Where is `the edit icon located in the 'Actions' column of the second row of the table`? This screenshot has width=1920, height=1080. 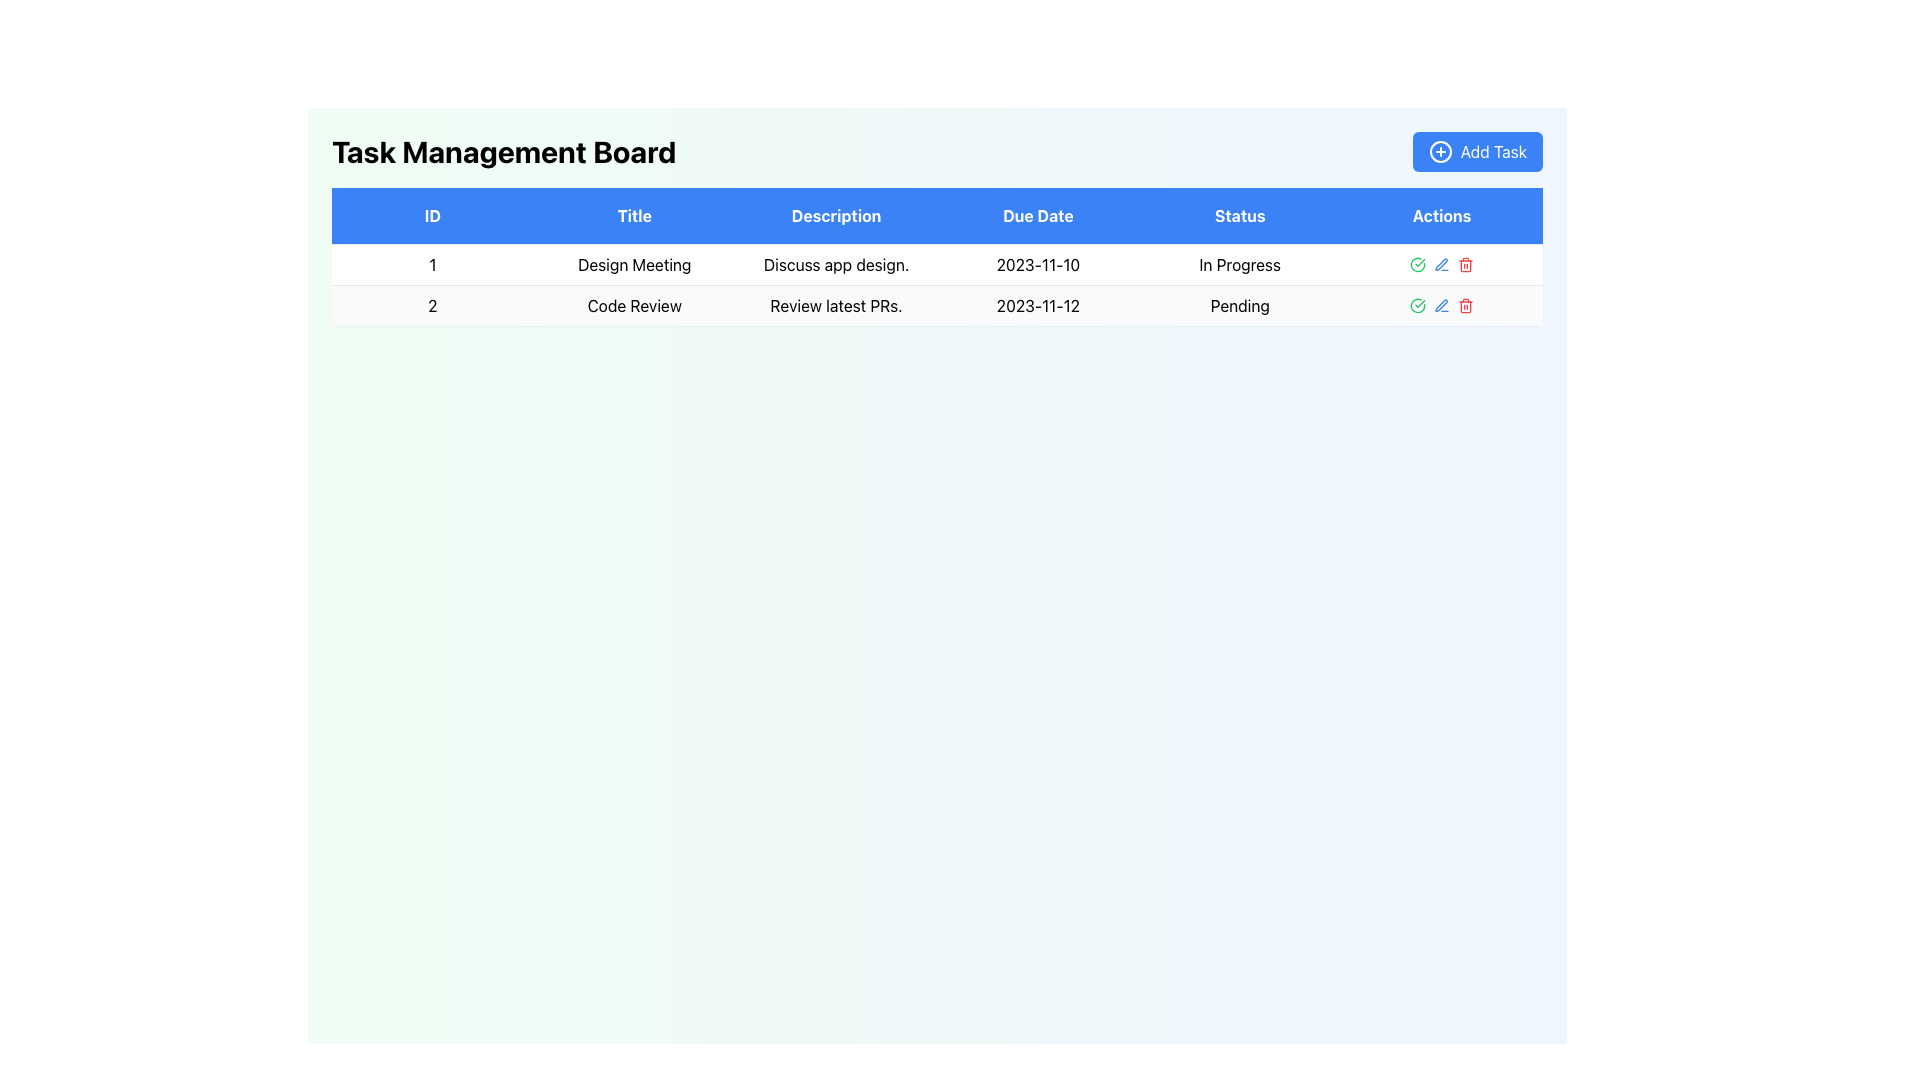
the edit icon located in the 'Actions' column of the second row of the table is located at coordinates (1441, 263).